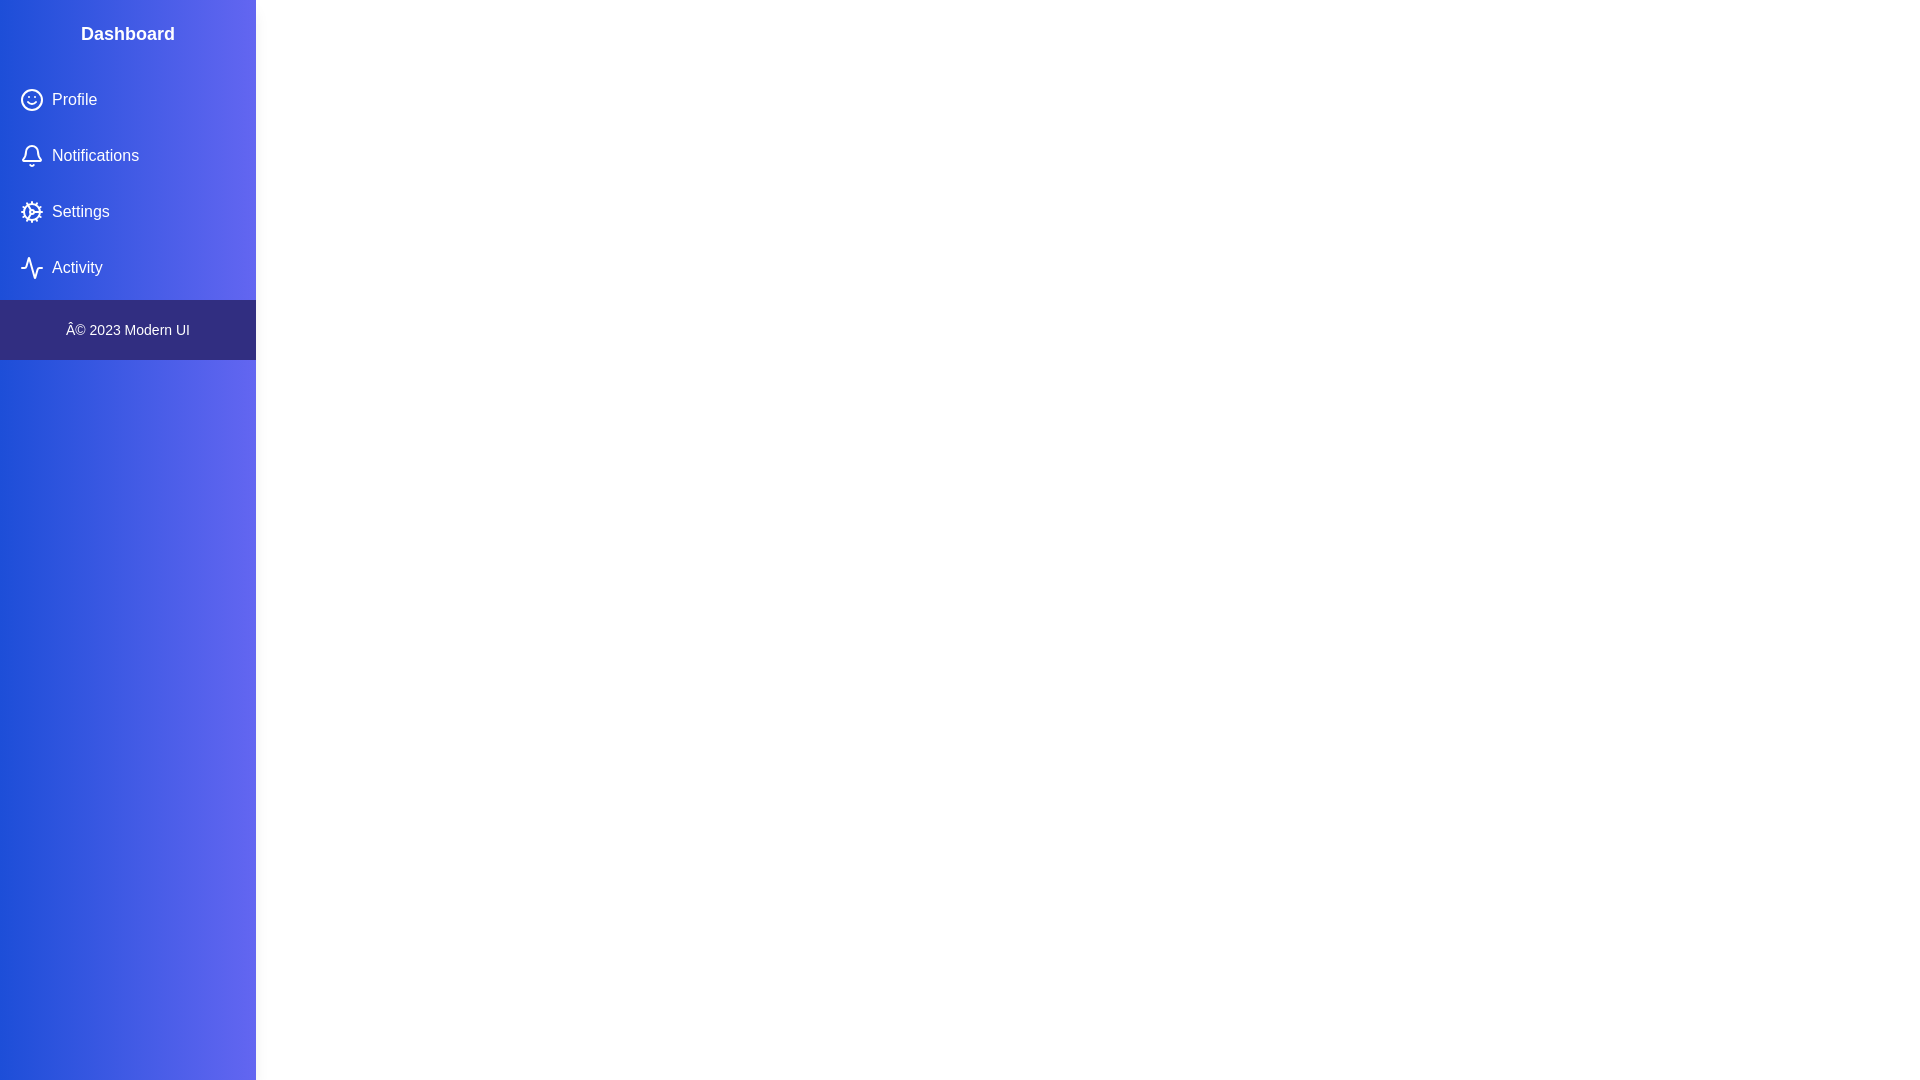 This screenshot has width=1920, height=1080. I want to click on the navigation item Settings, so click(127, 212).